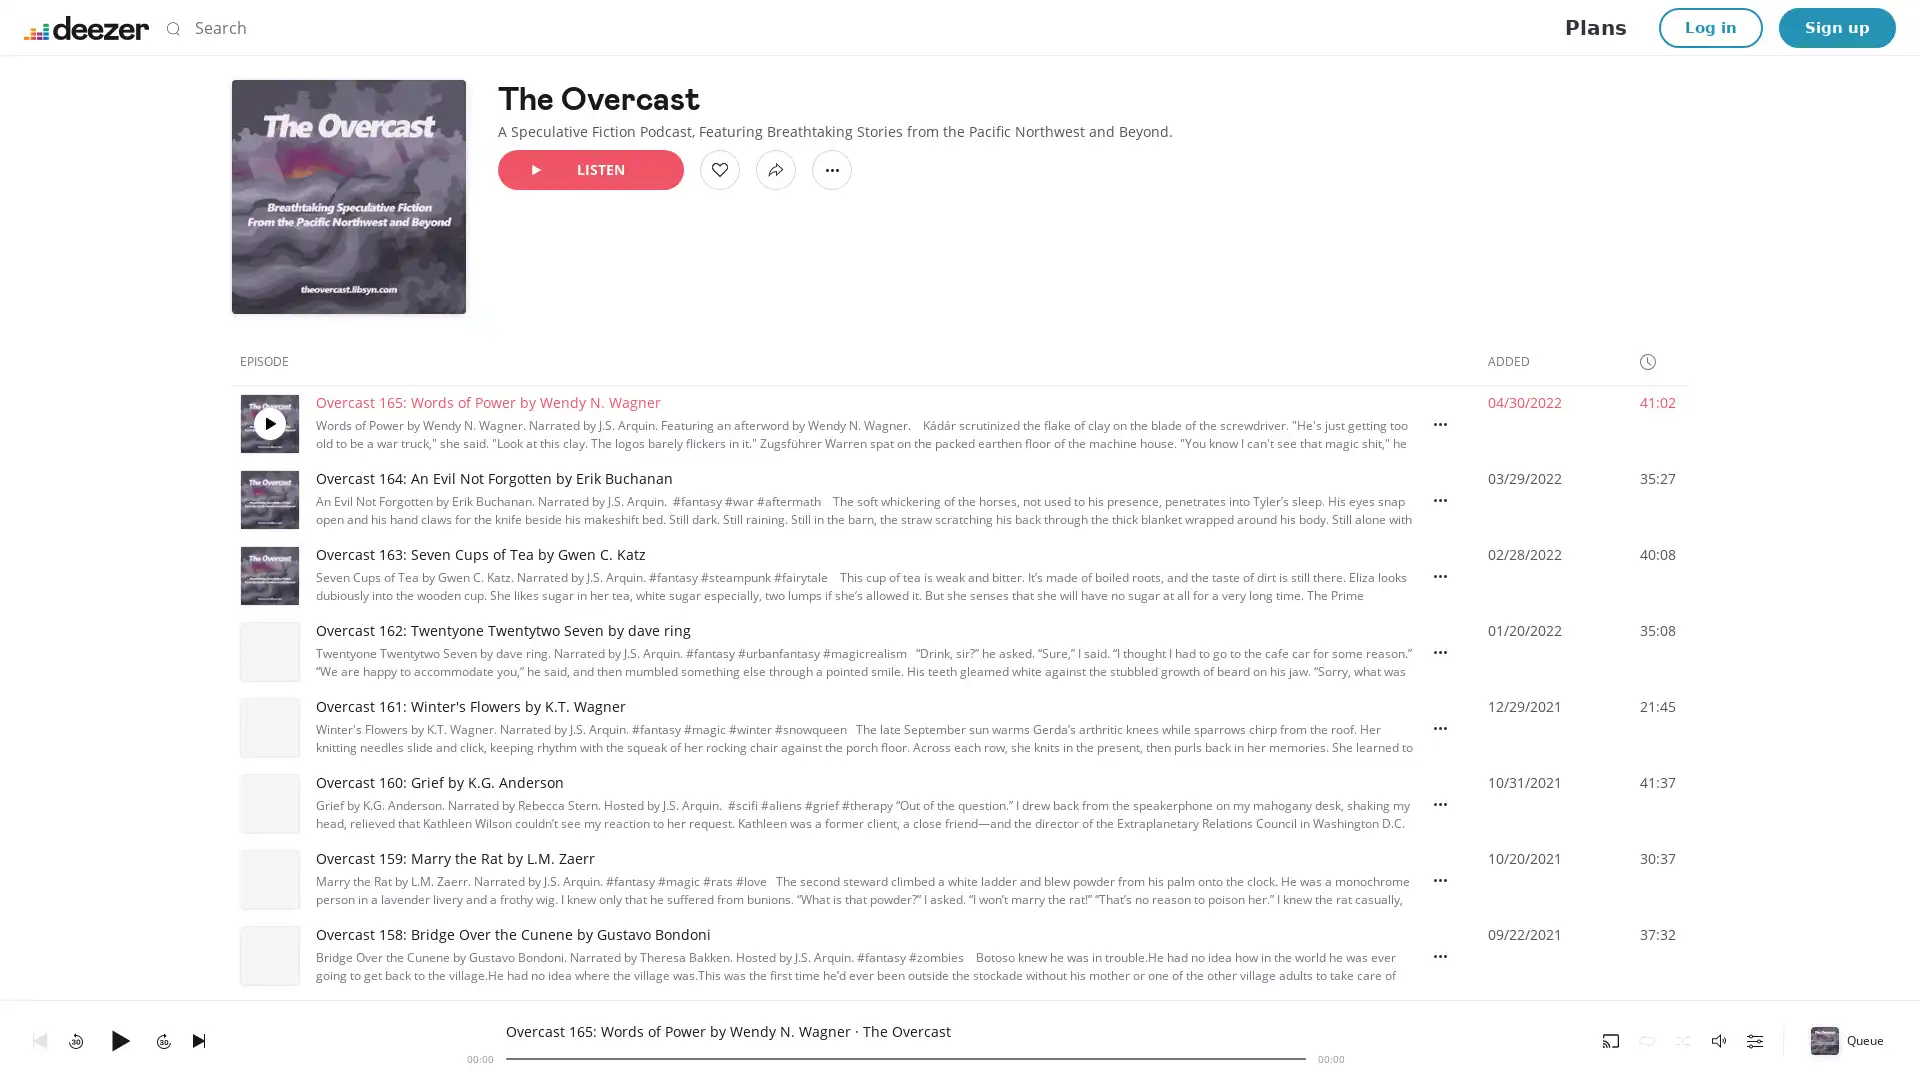 The height and width of the screenshot is (1080, 1920). I want to click on Play, so click(119, 1039).